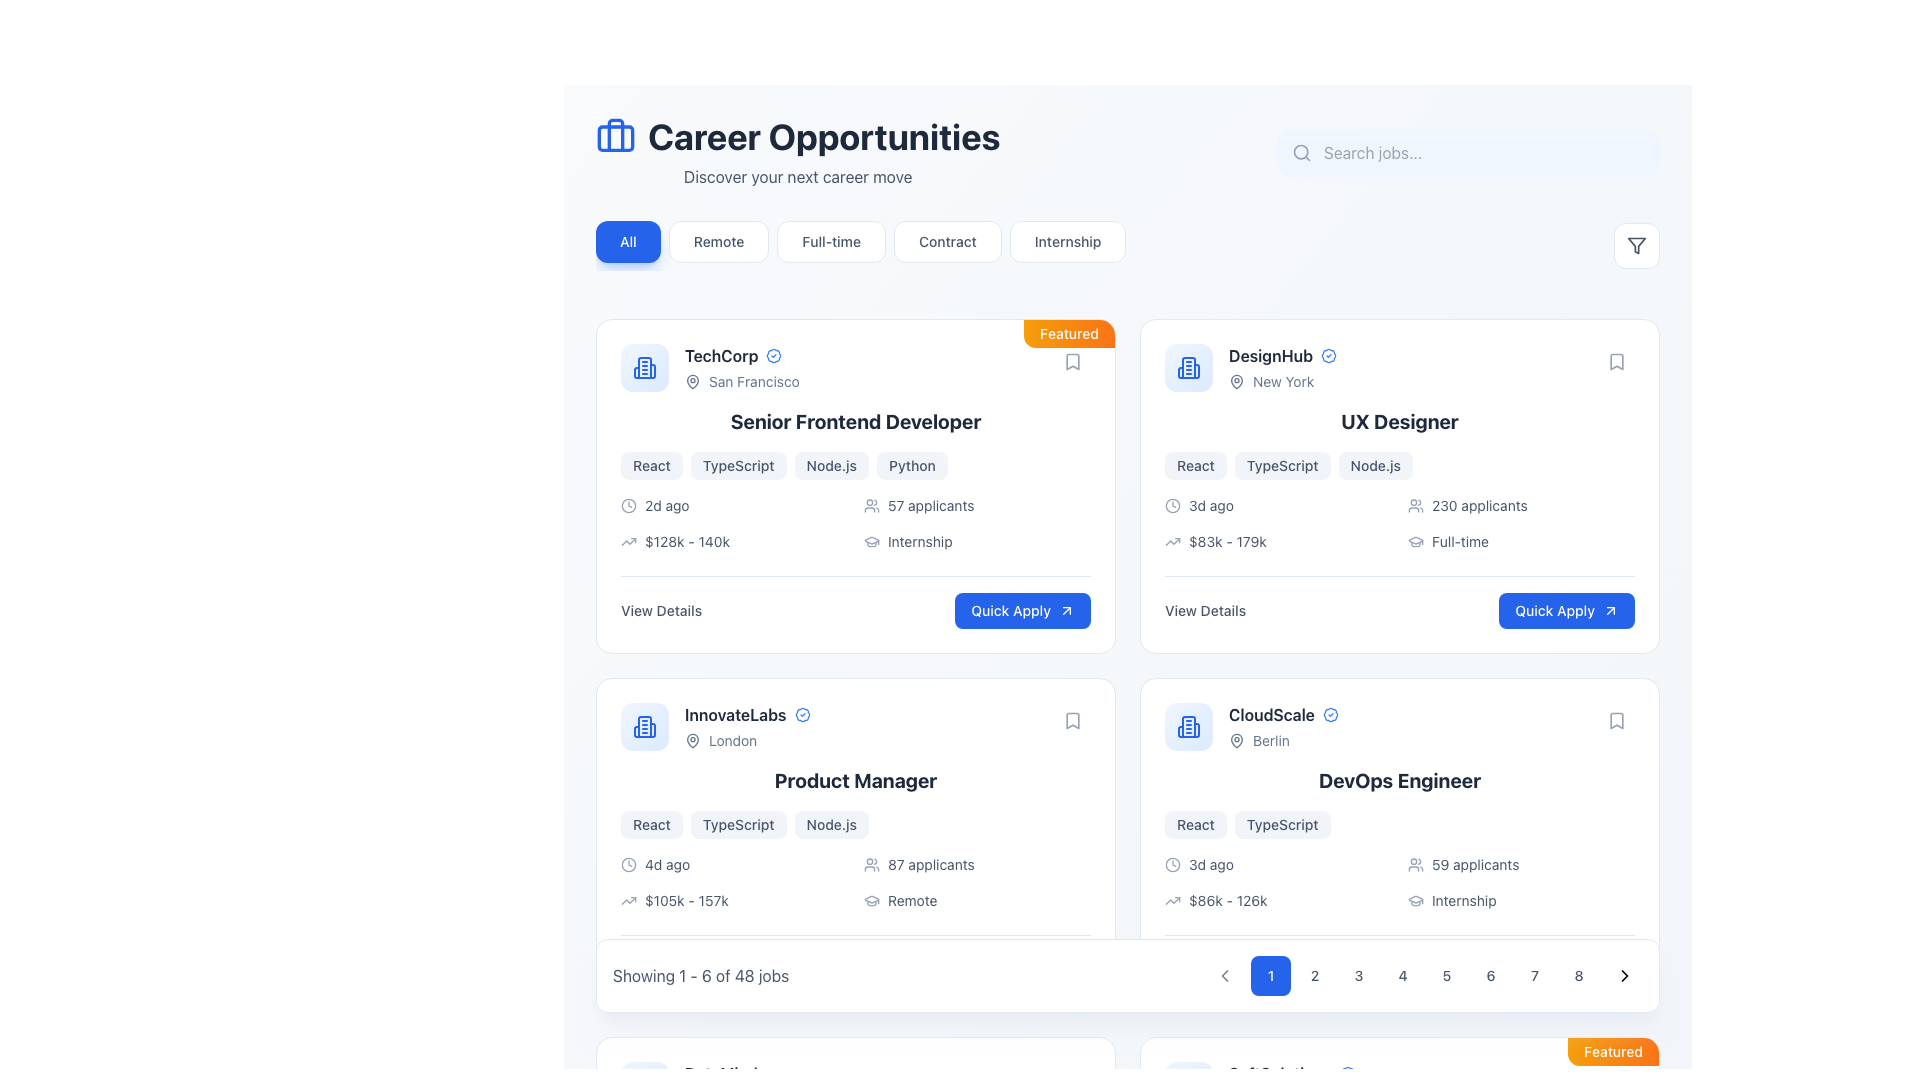 This screenshot has width=1920, height=1080. Describe the element at coordinates (1189, 367) in the screenshot. I see `decorative SVG icon component representing the company in the job post for 'DesignHub UX Designer' using the browser's developer tools` at that location.